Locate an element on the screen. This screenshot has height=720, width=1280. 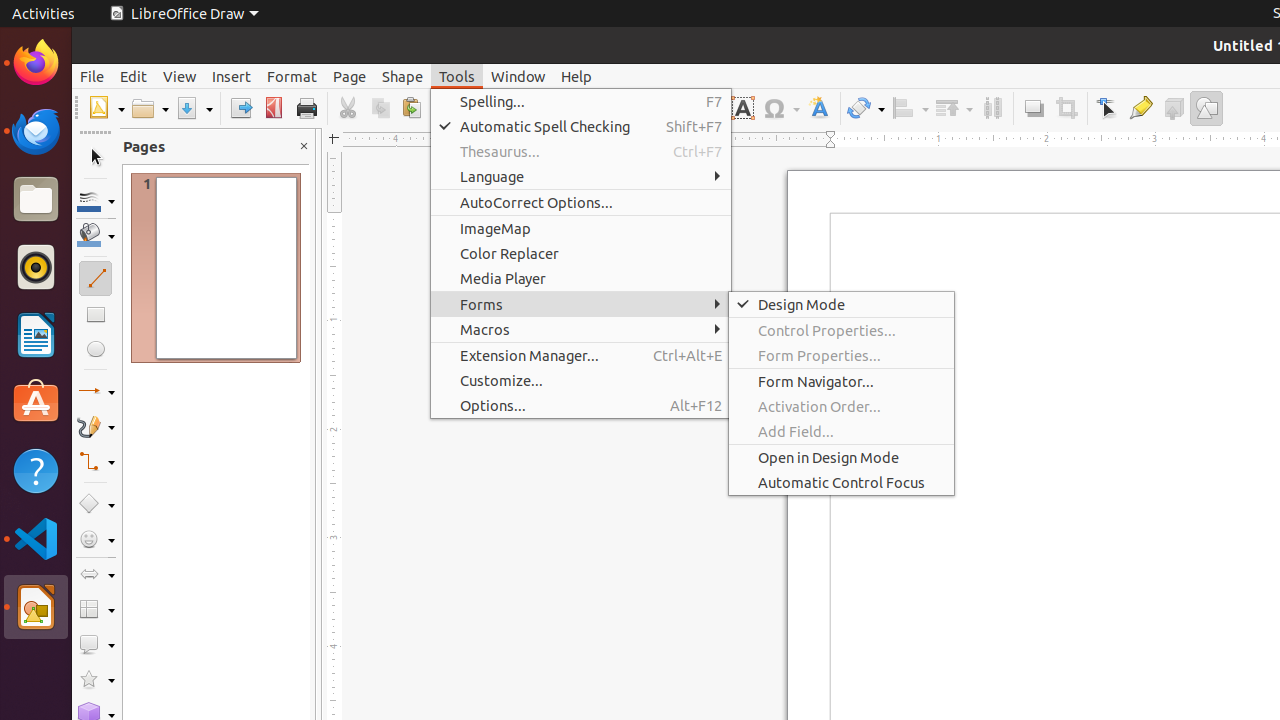
'Shape' is located at coordinates (401, 75).